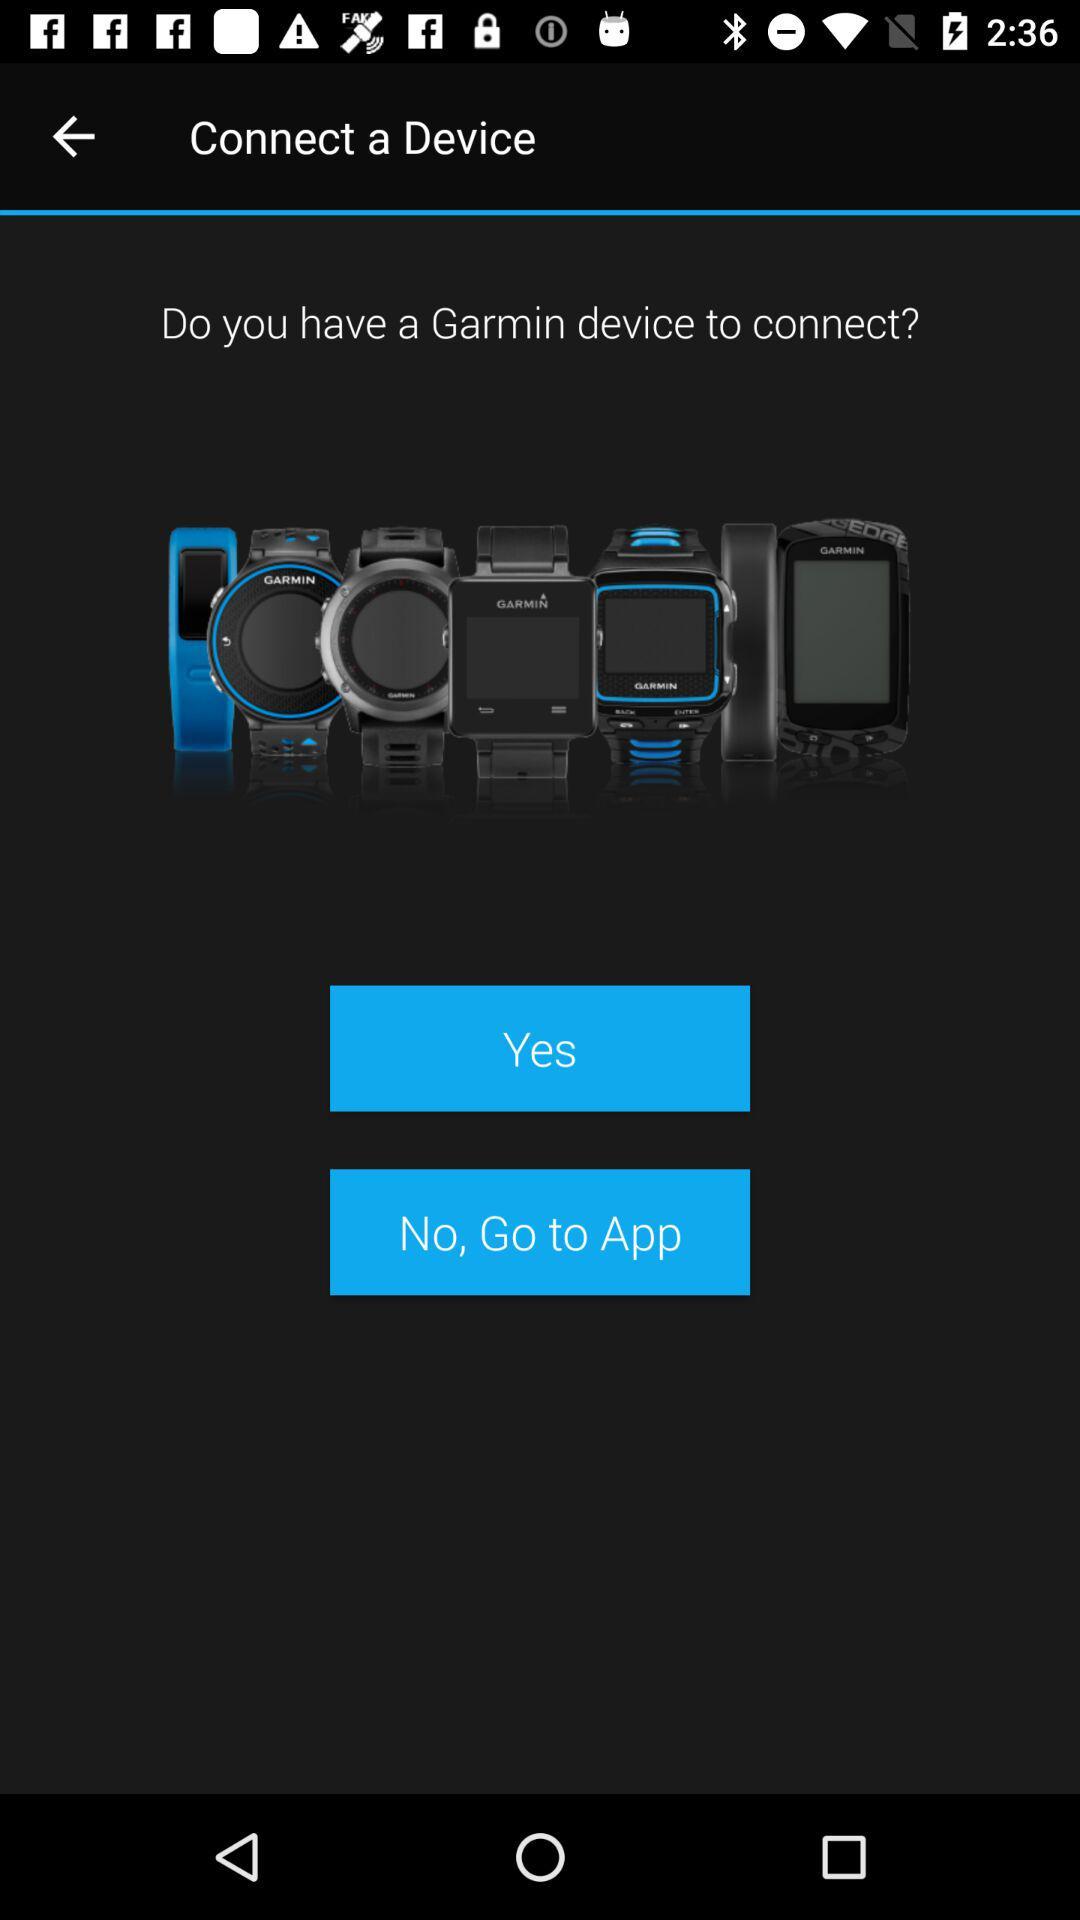 This screenshot has width=1080, height=1920. Describe the element at coordinates (540, 1047) in the screenshot. I see `yes item` at that location.